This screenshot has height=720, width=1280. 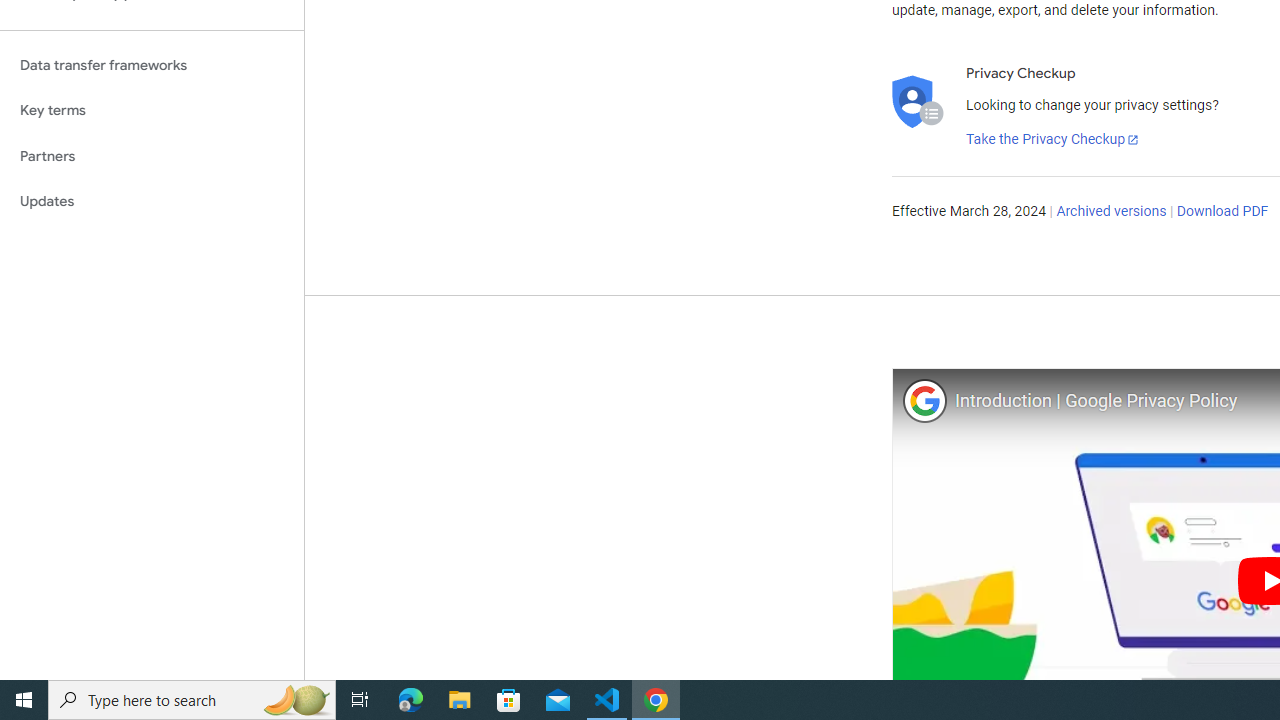 What do you see at coordinates (923, 400) in the screenshot?
I see `'Photo image of Google'` at bounding box center [923, 400].